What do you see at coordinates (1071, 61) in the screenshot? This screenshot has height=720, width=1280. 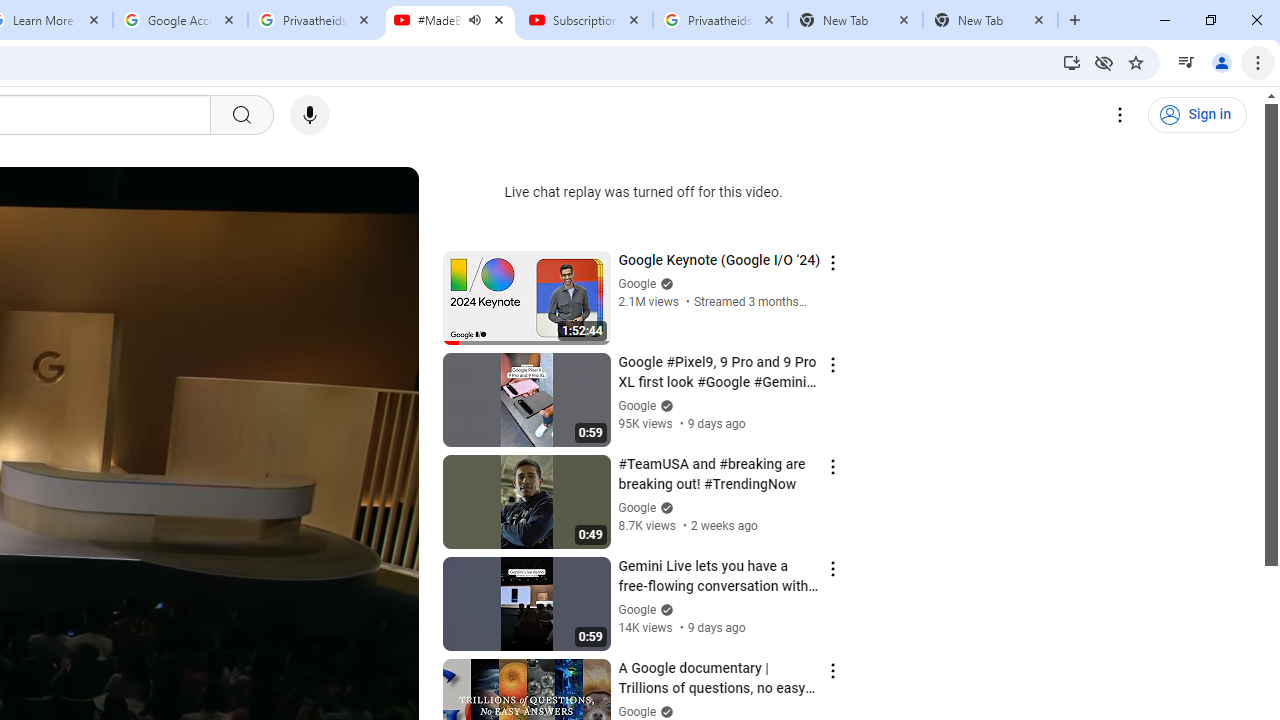 I see `'Install YouTube'` at bounding box center [1071, 61].